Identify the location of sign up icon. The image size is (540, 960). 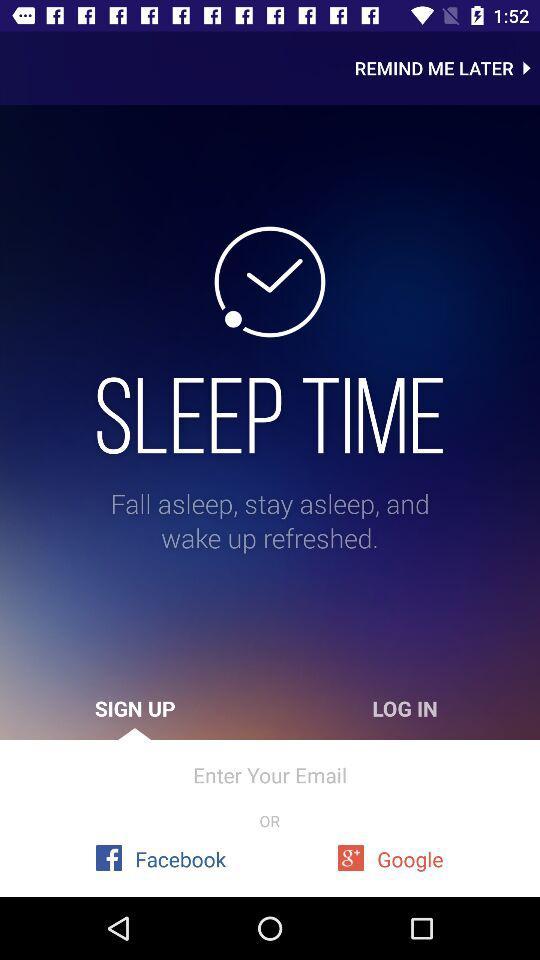
(135, 708).